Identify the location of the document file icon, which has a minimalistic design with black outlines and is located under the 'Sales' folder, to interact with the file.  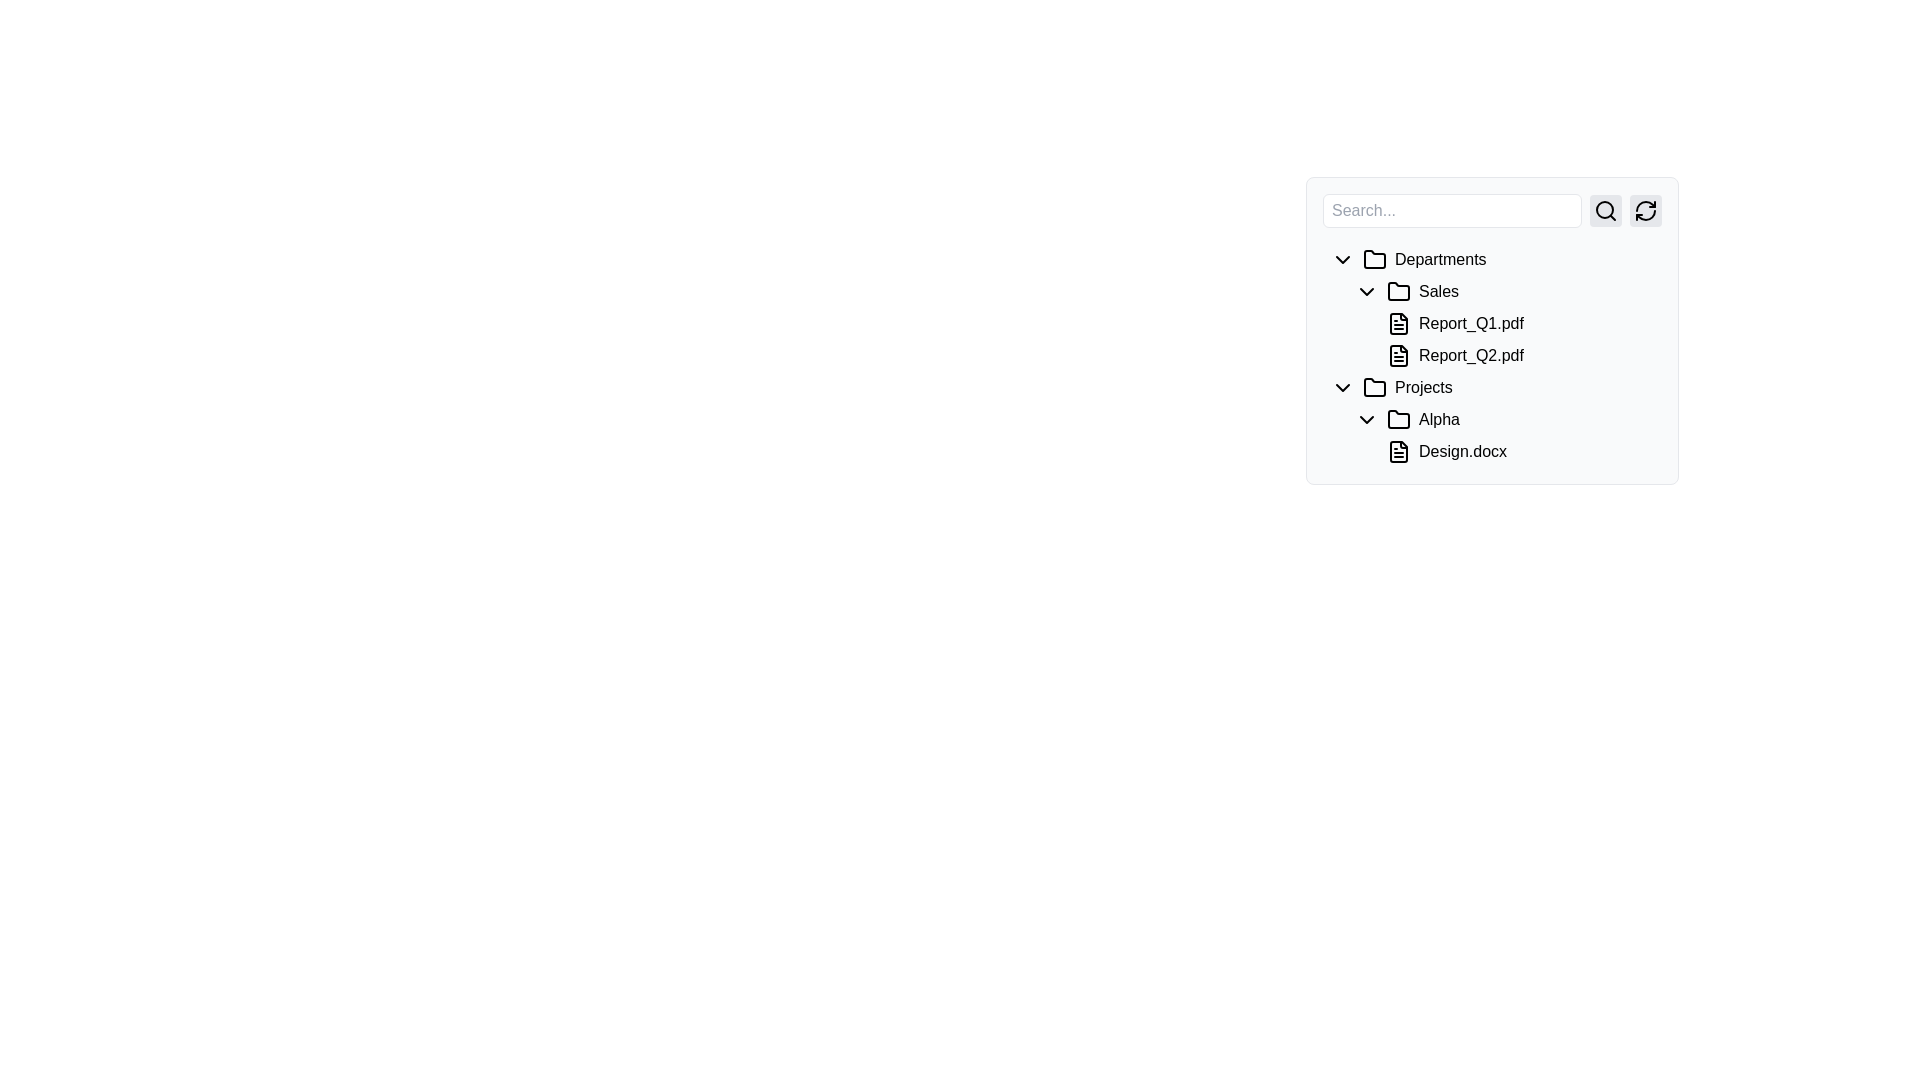
(1401, 323).